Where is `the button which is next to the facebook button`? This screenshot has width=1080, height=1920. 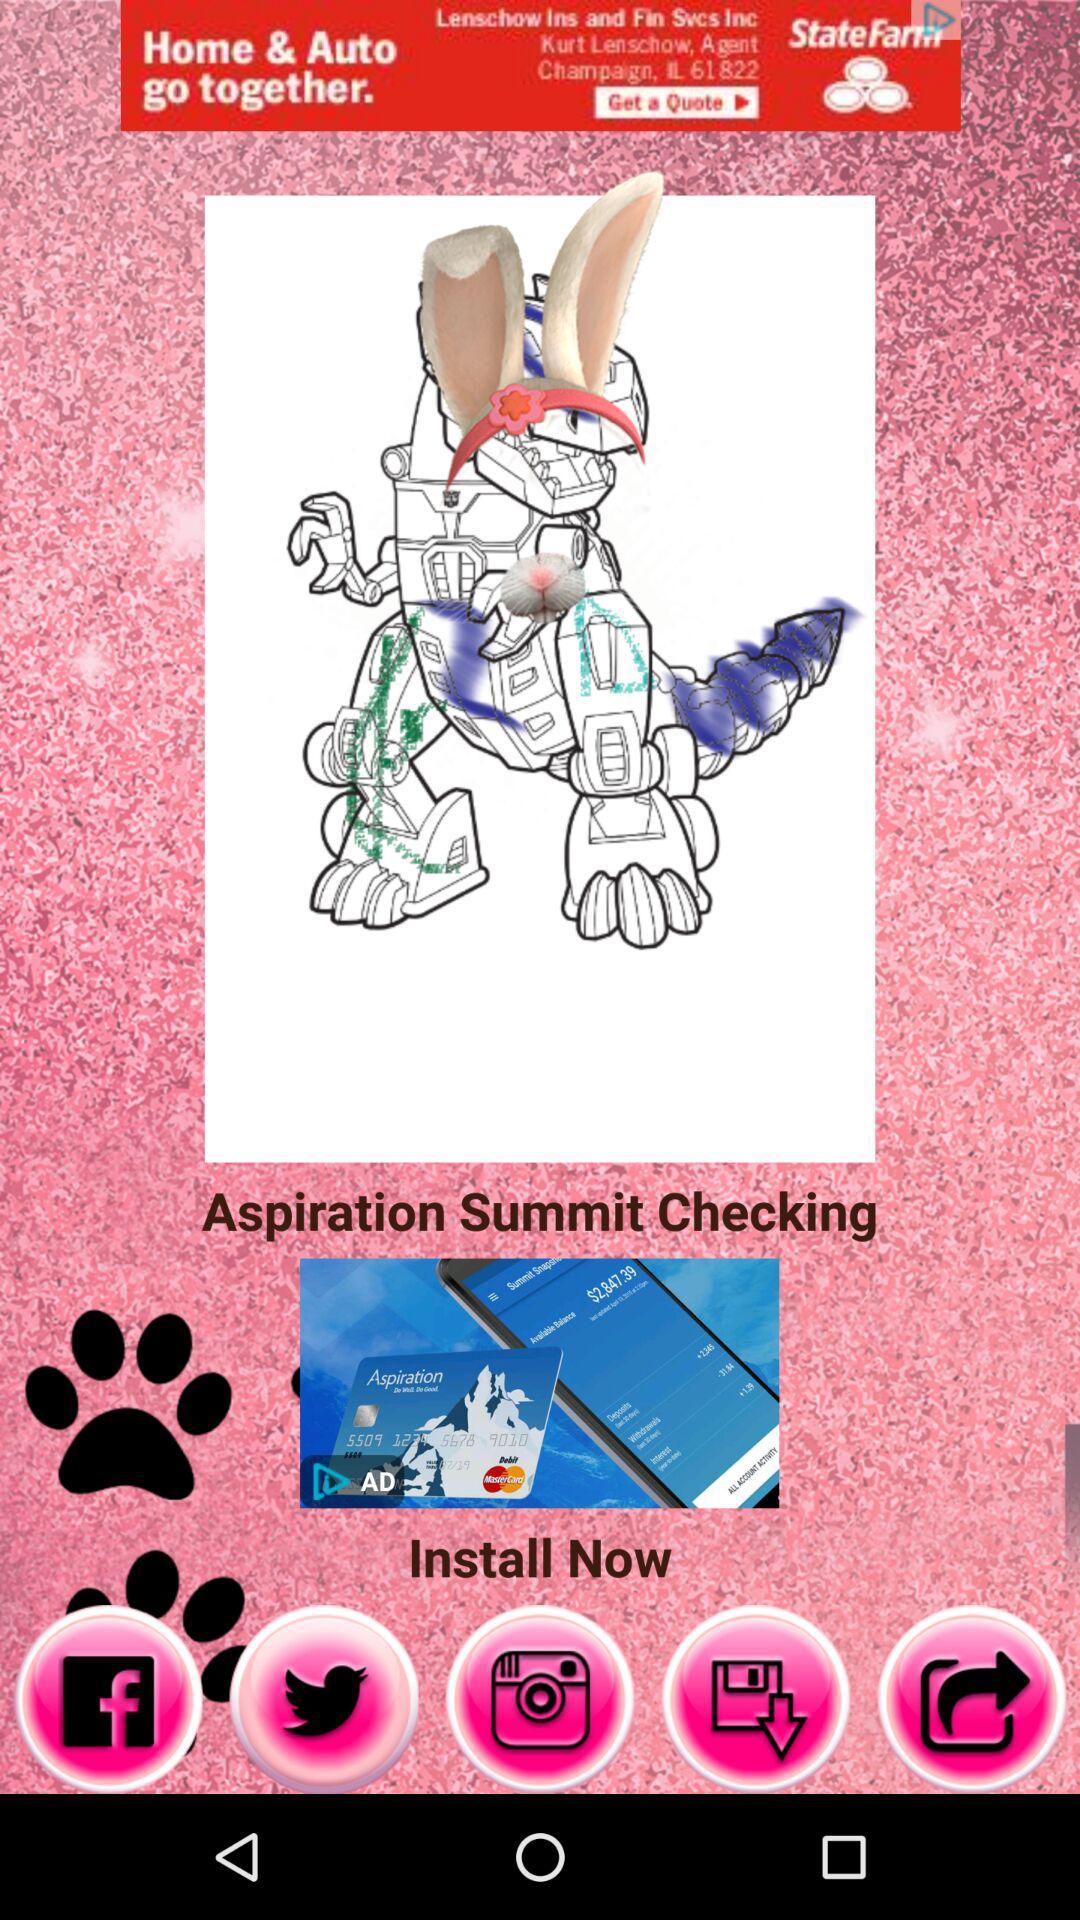 the button which is next to the facebook button is located at coordinates (323, 1698).